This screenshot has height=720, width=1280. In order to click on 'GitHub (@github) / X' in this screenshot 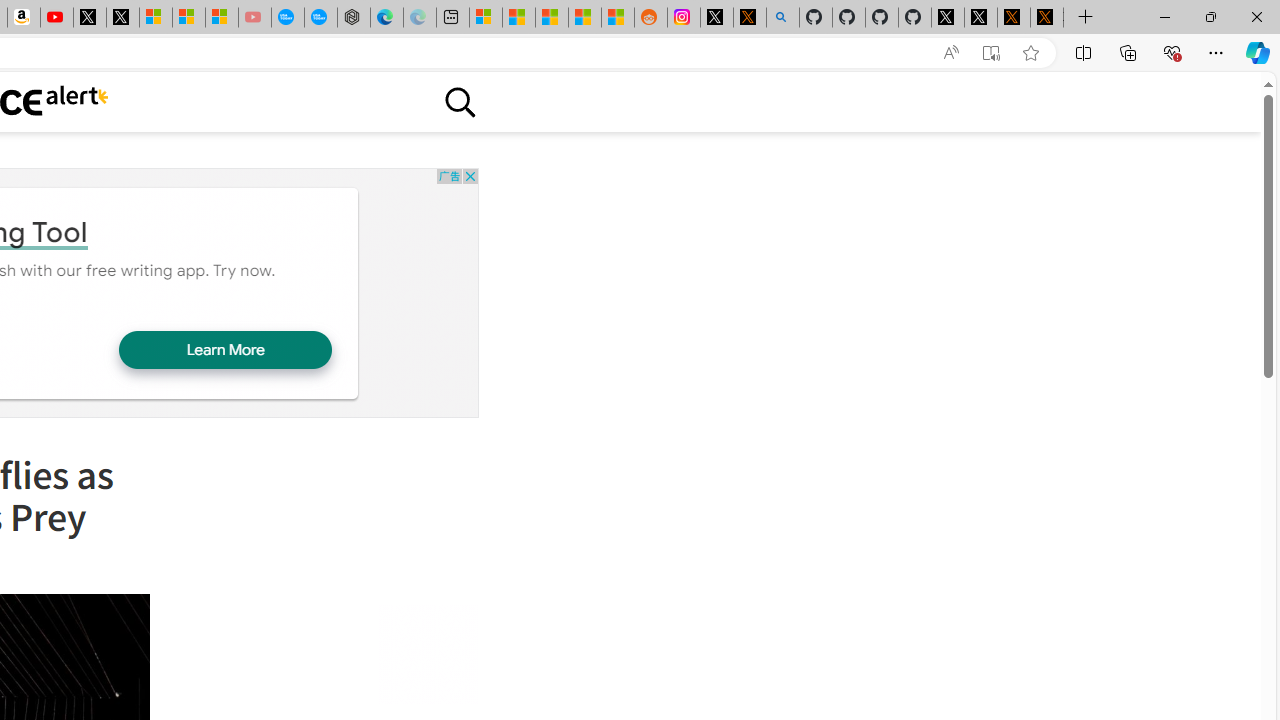, I will do `click(981, 17)`.